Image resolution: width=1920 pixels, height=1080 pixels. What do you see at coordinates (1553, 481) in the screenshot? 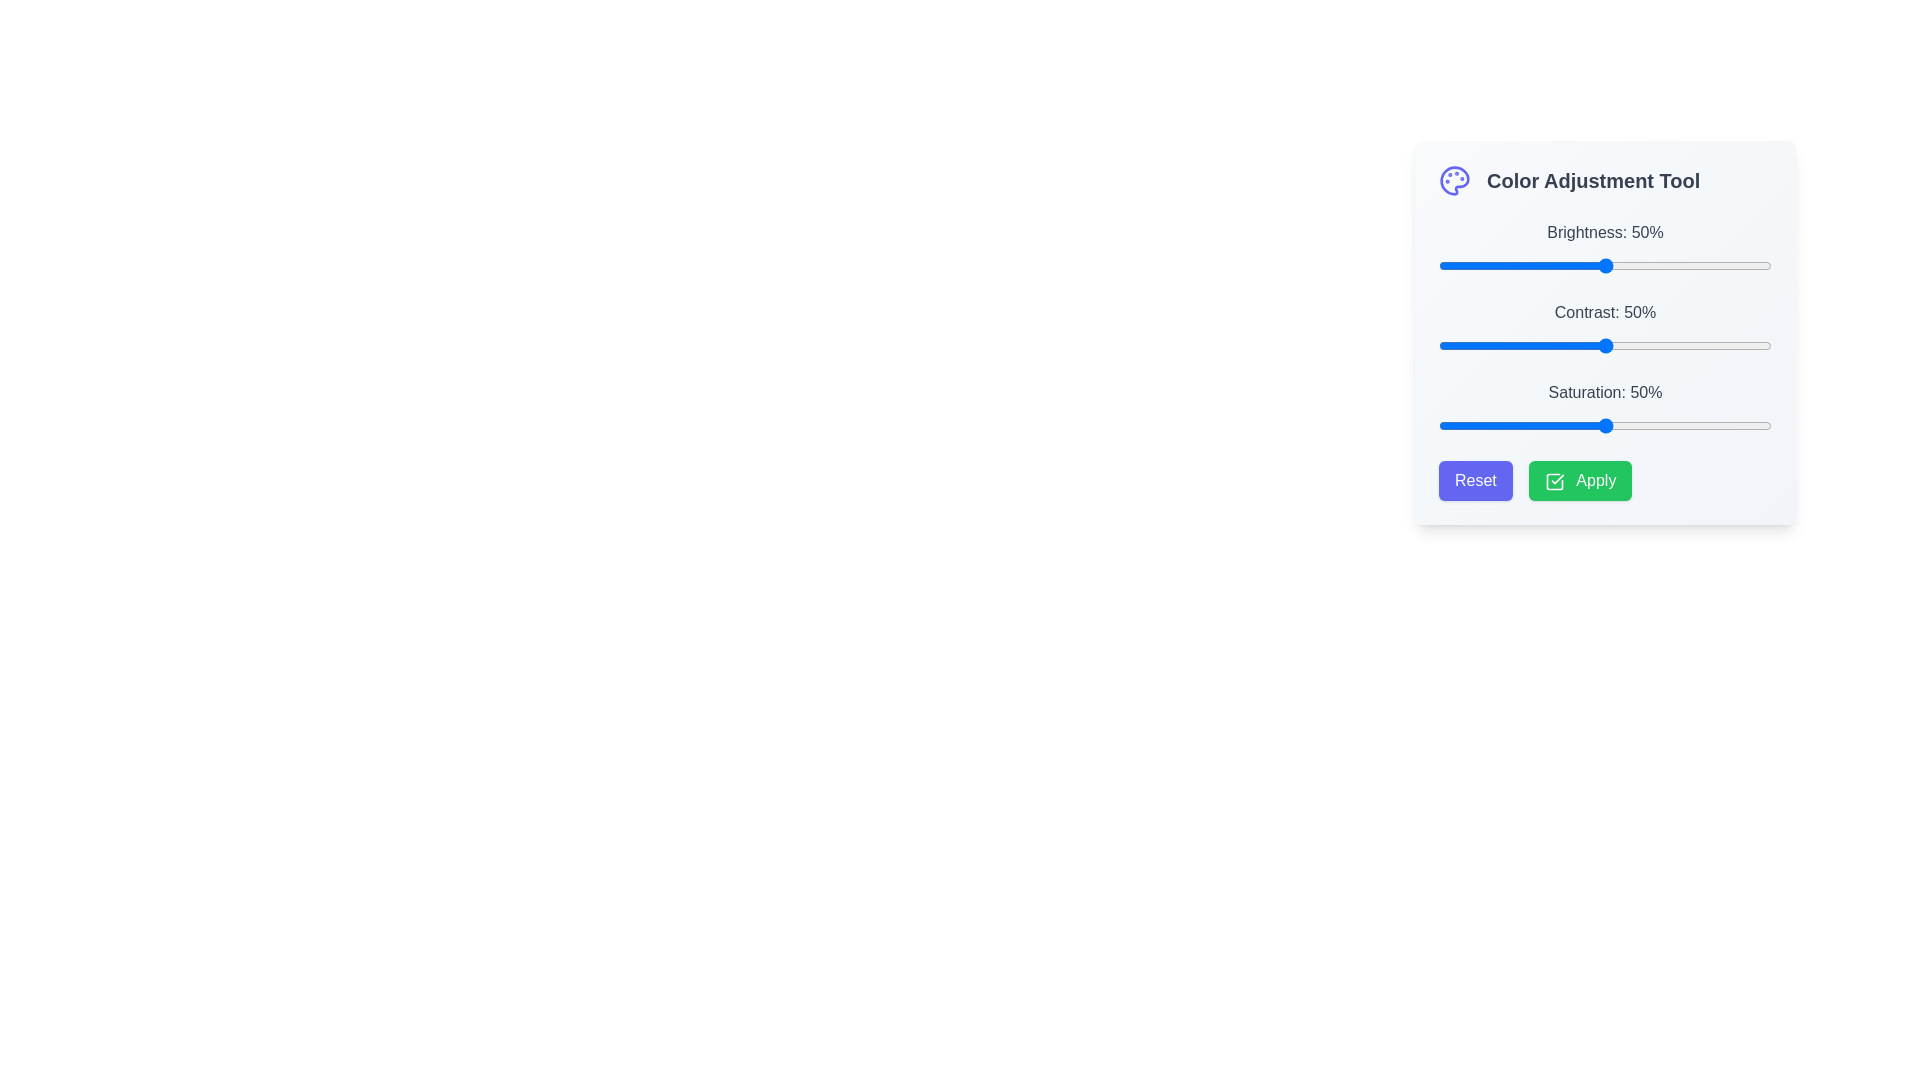
I see `the checkmark icon inside the green button next to the 'Apply' text` at bounding box center [1553, 481].